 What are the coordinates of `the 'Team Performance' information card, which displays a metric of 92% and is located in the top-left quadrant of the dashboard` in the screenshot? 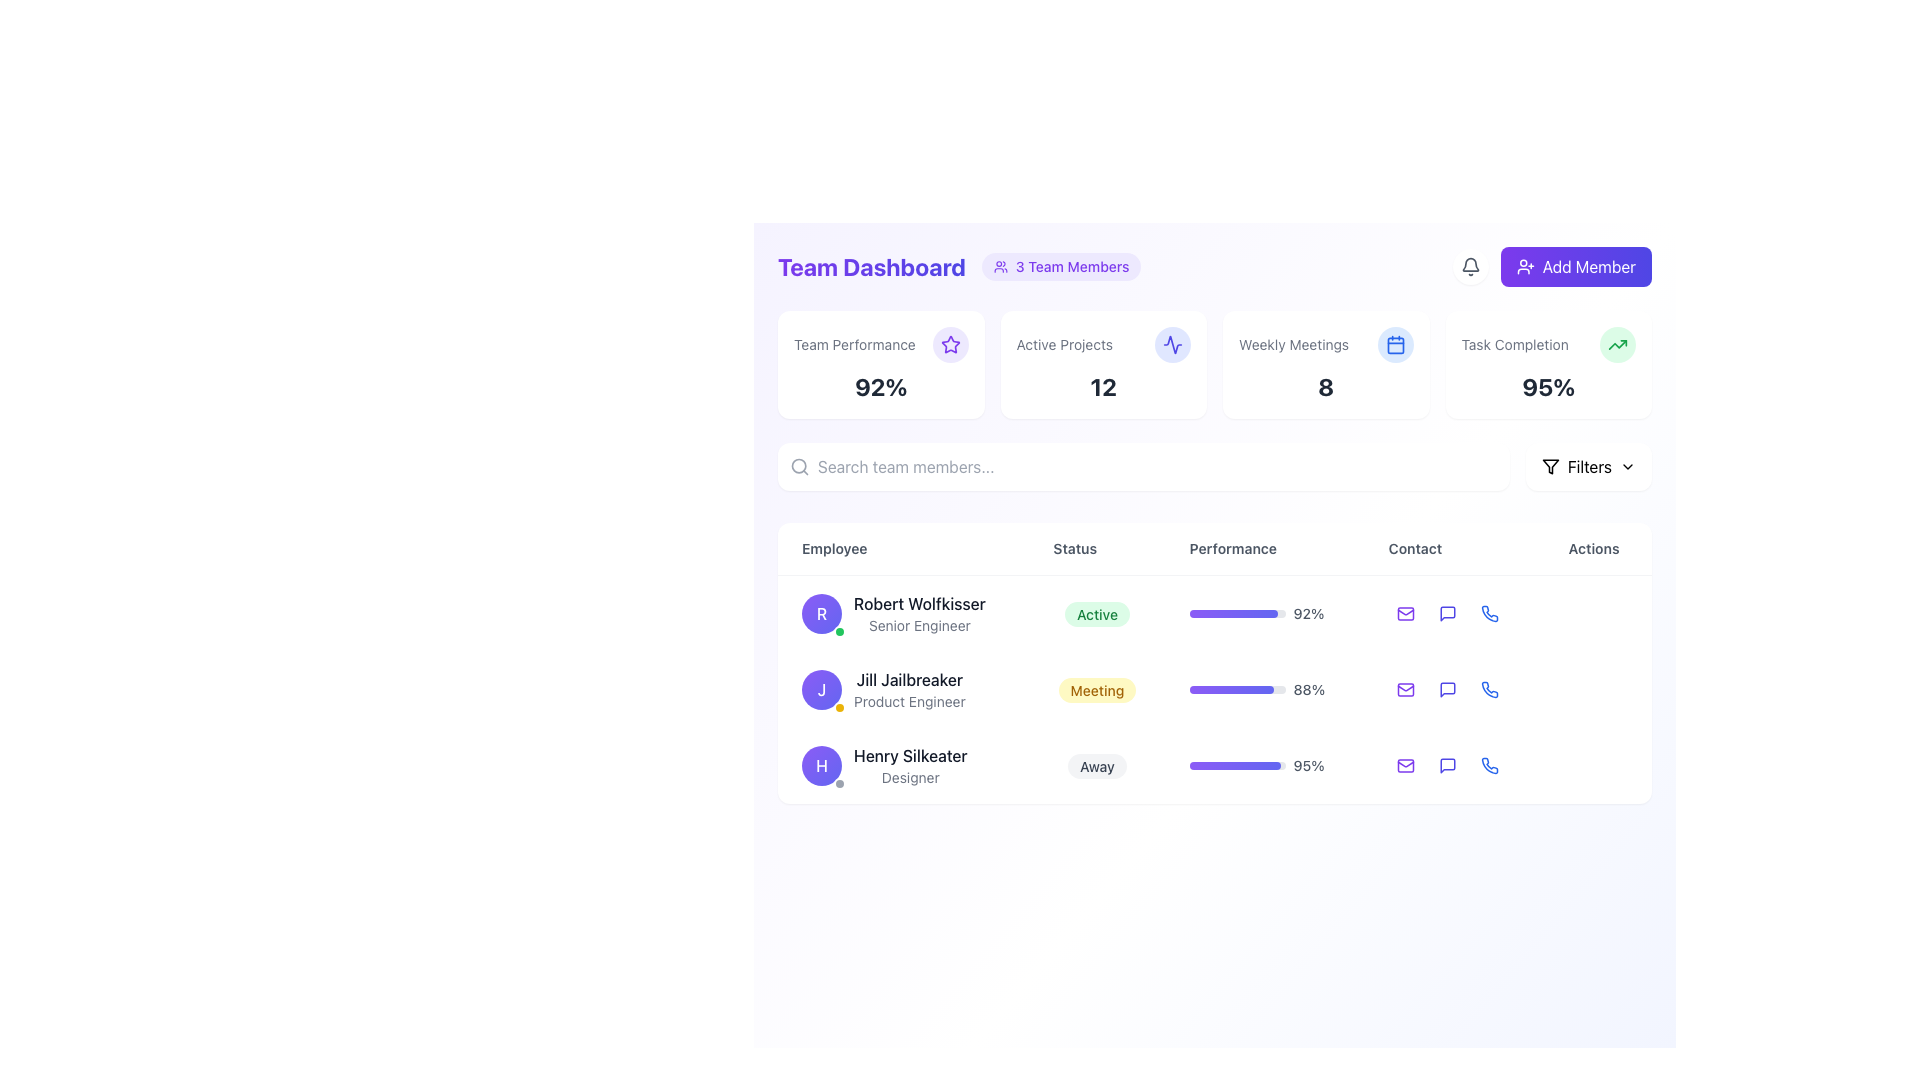 It's located at (880, 365).